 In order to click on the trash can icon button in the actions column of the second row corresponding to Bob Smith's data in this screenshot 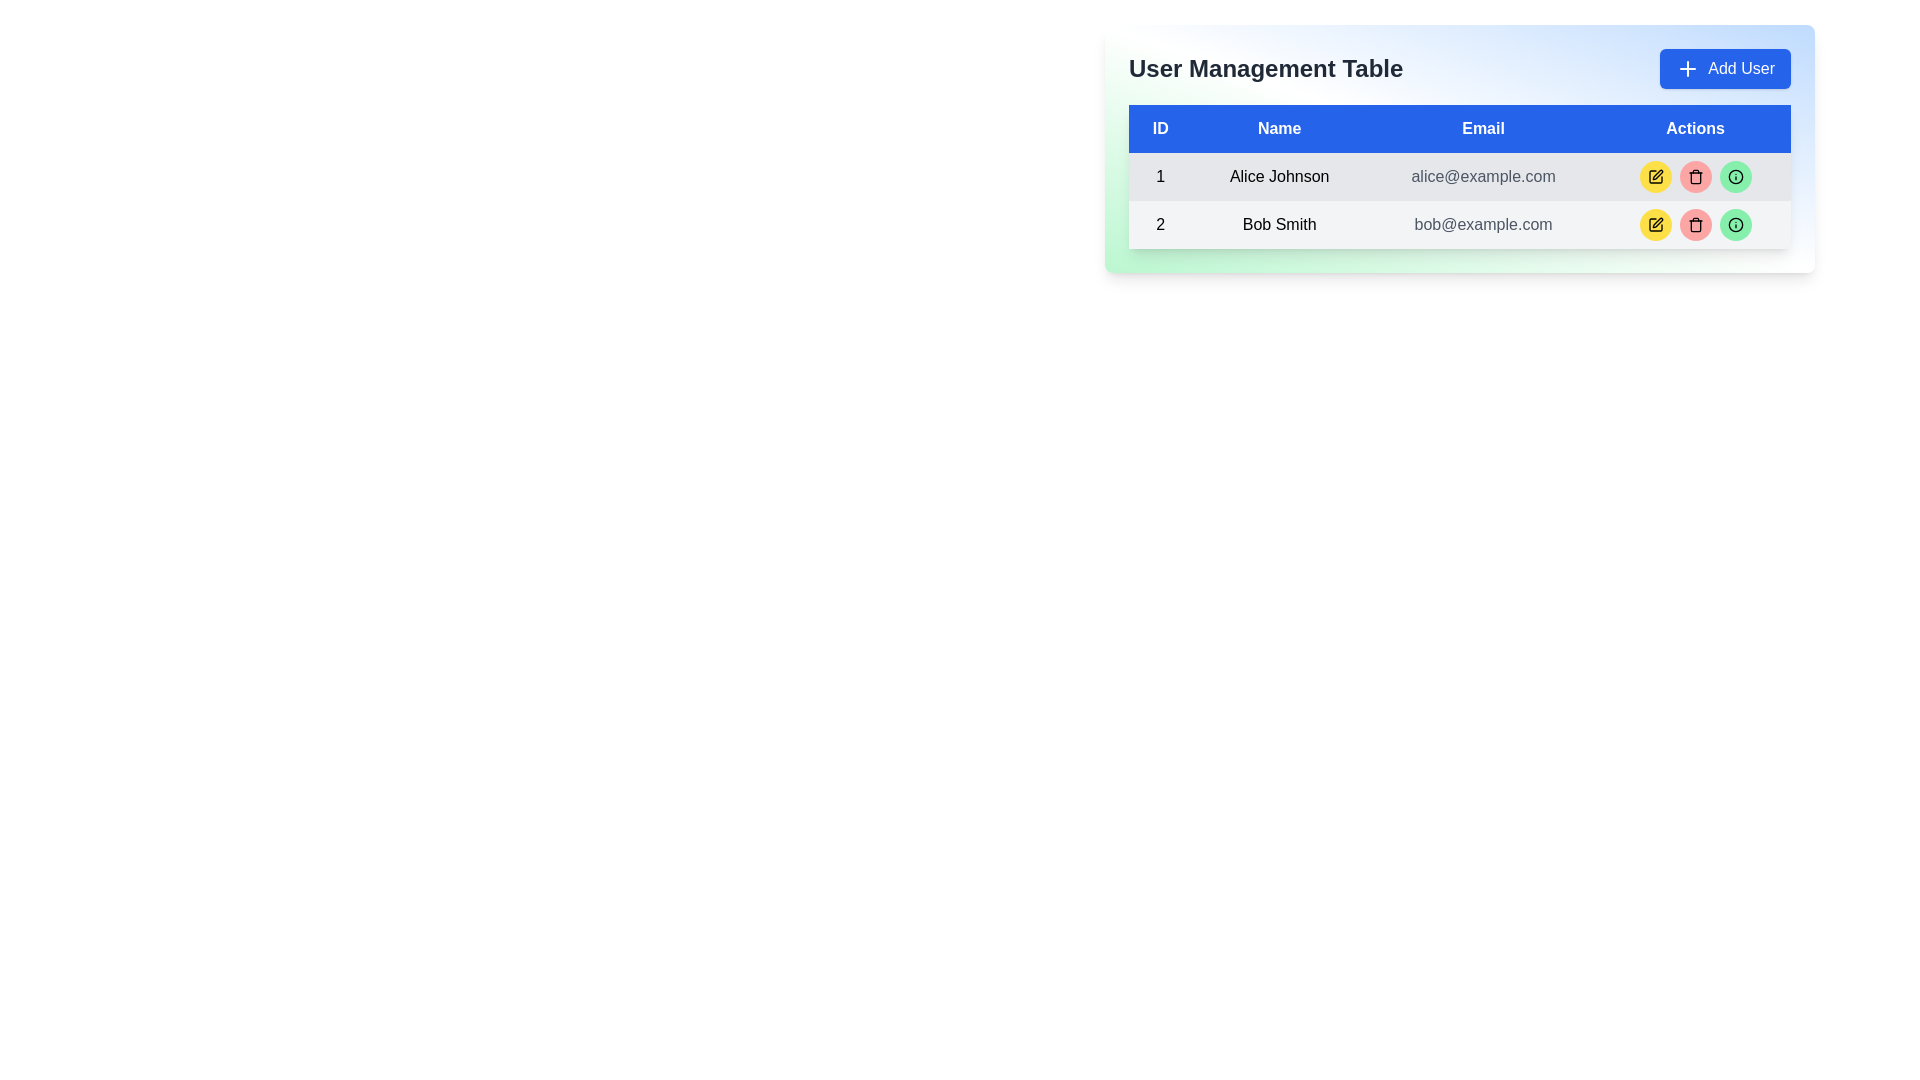, I will do `click(1694, 176)`.